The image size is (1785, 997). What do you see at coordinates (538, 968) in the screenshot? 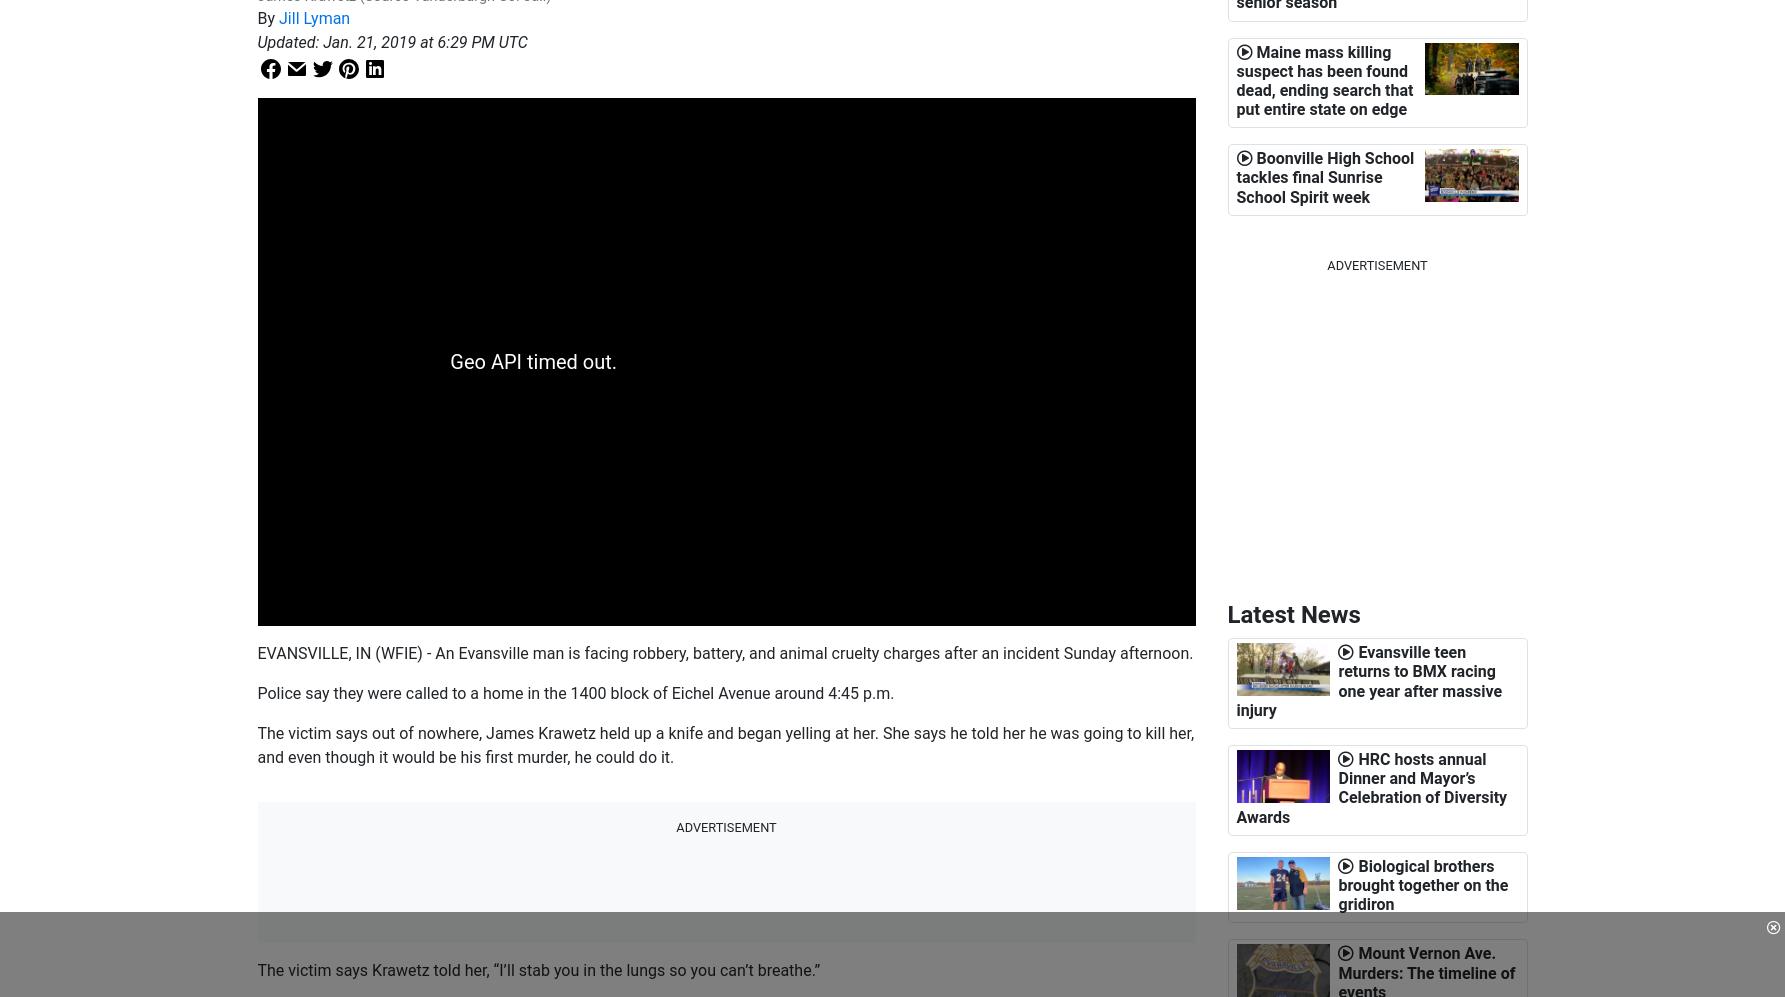
I see `'The victim says Krawetz told her, “I’ll stab you in the lungs so you can’t breathe.”'` at bounding box center [538, 968].